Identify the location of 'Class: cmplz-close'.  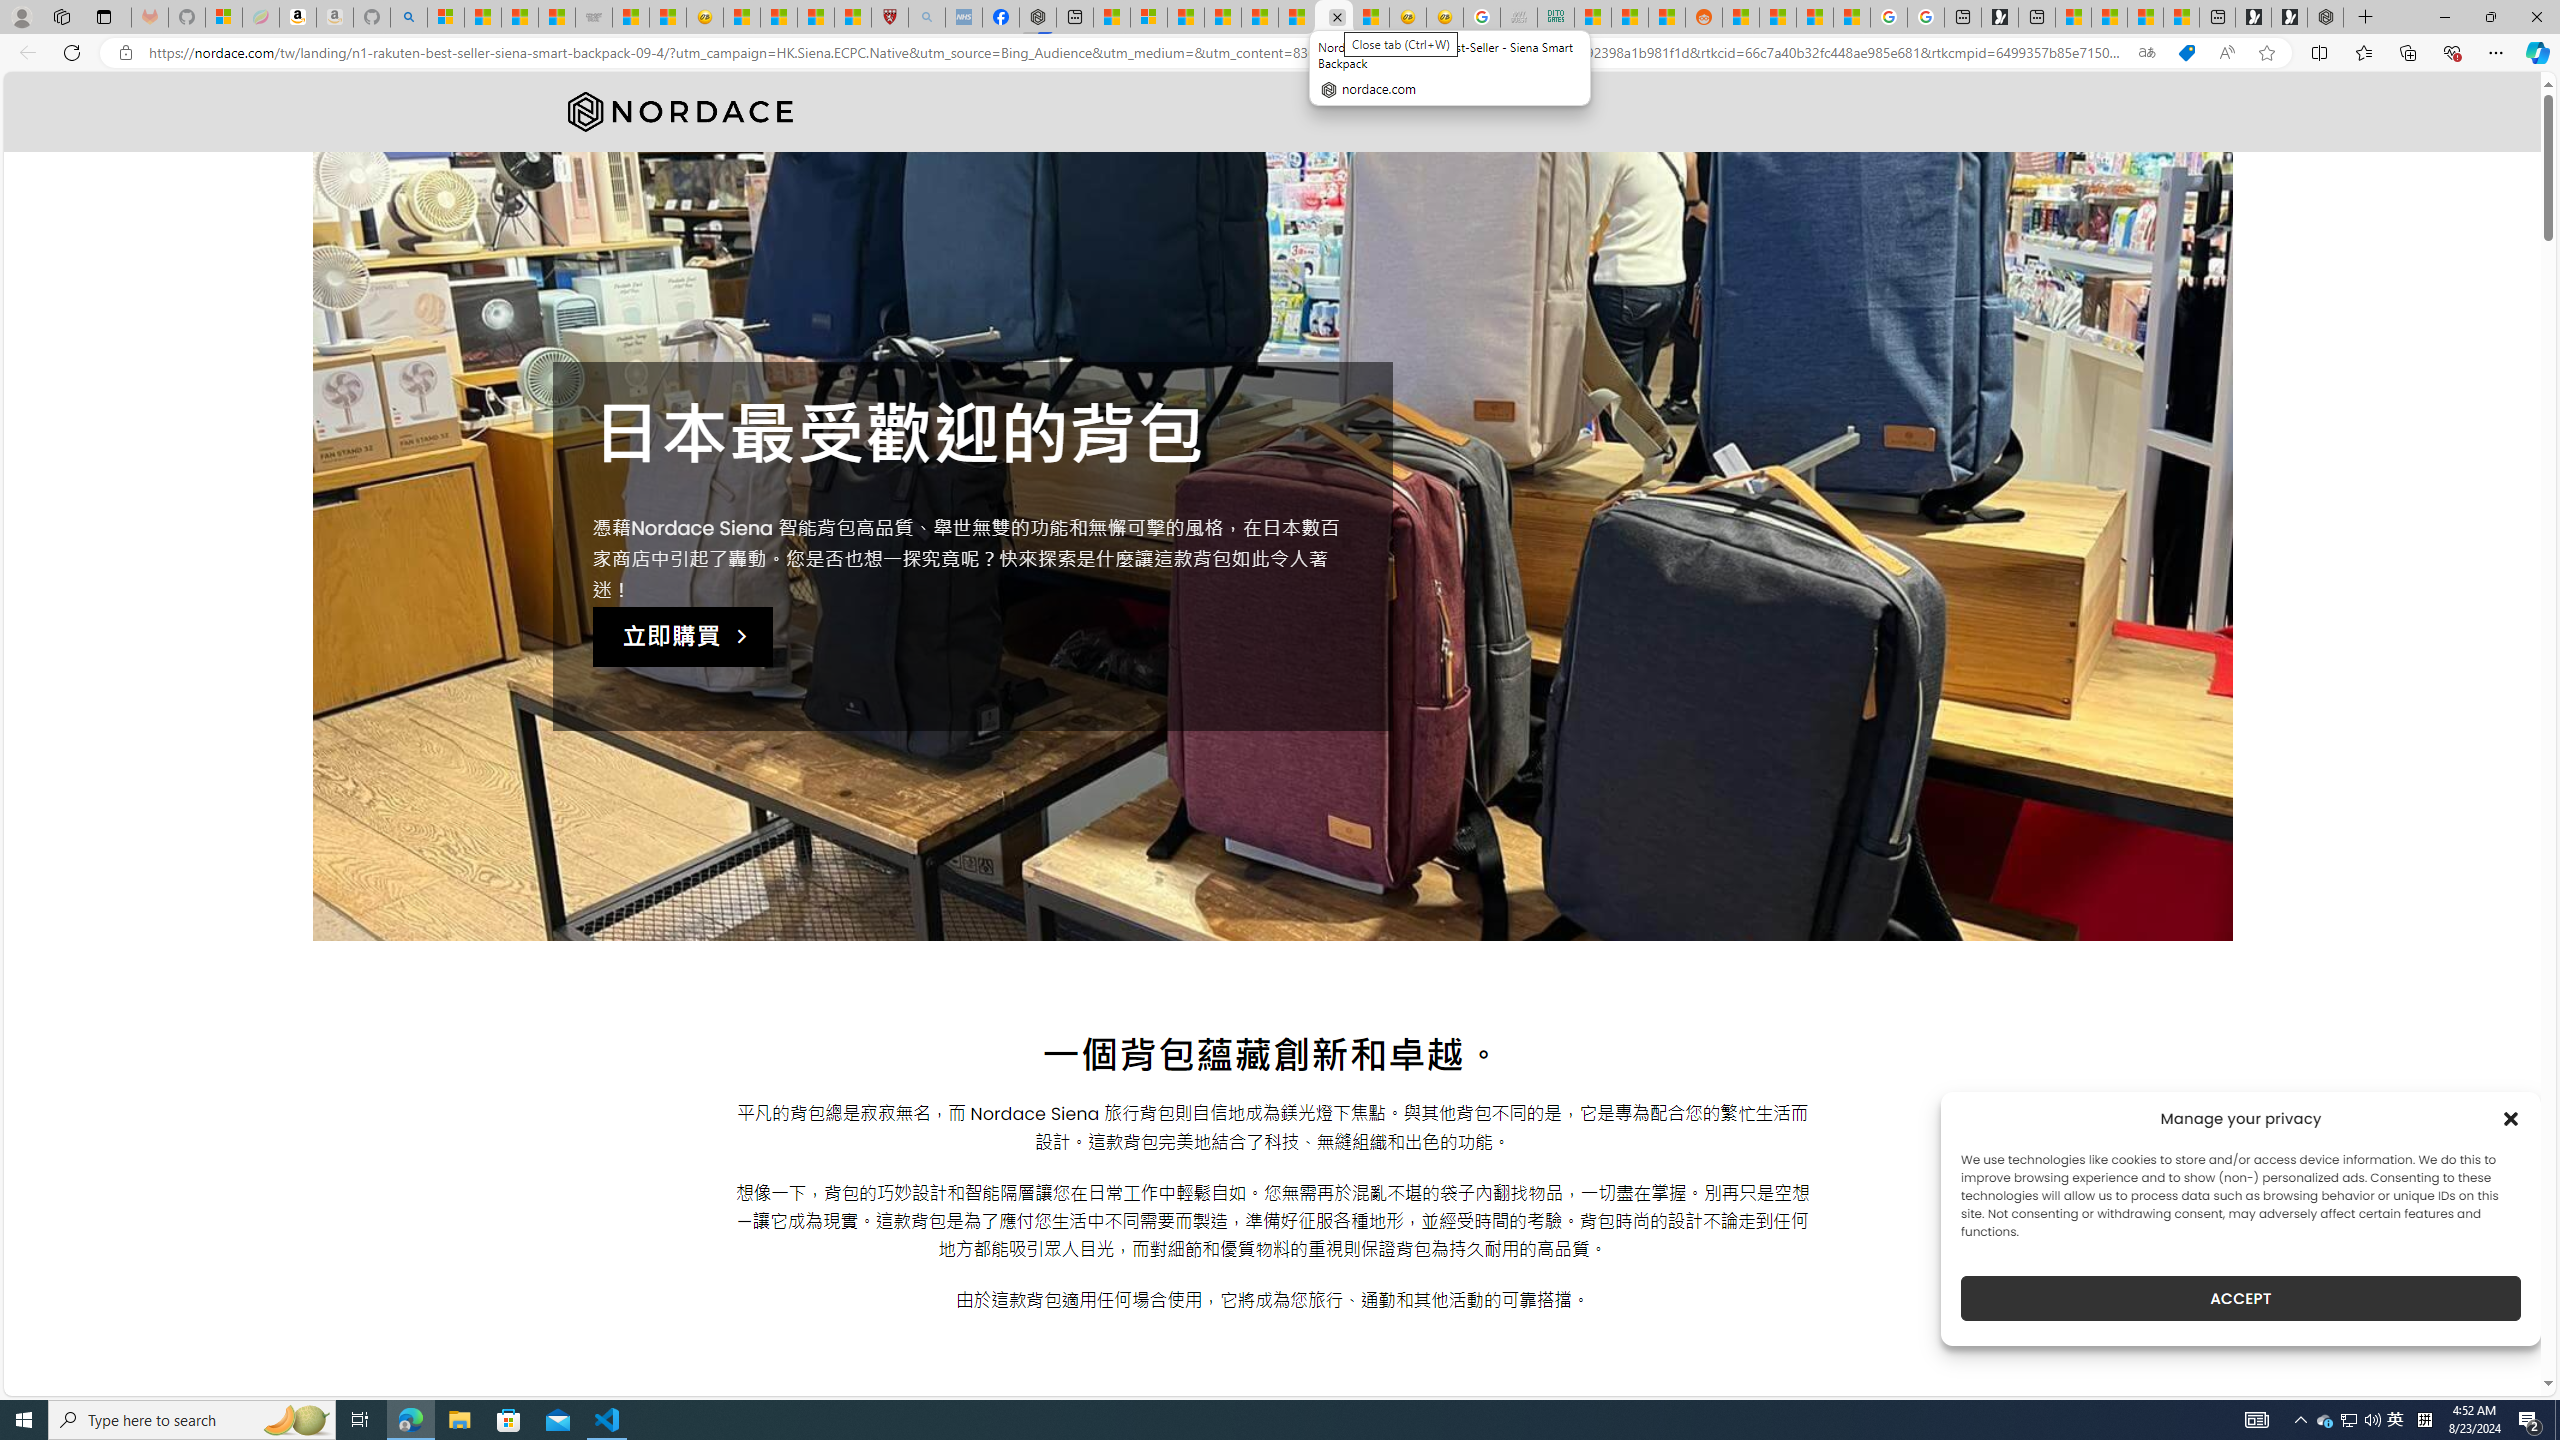
(2511, 1118).